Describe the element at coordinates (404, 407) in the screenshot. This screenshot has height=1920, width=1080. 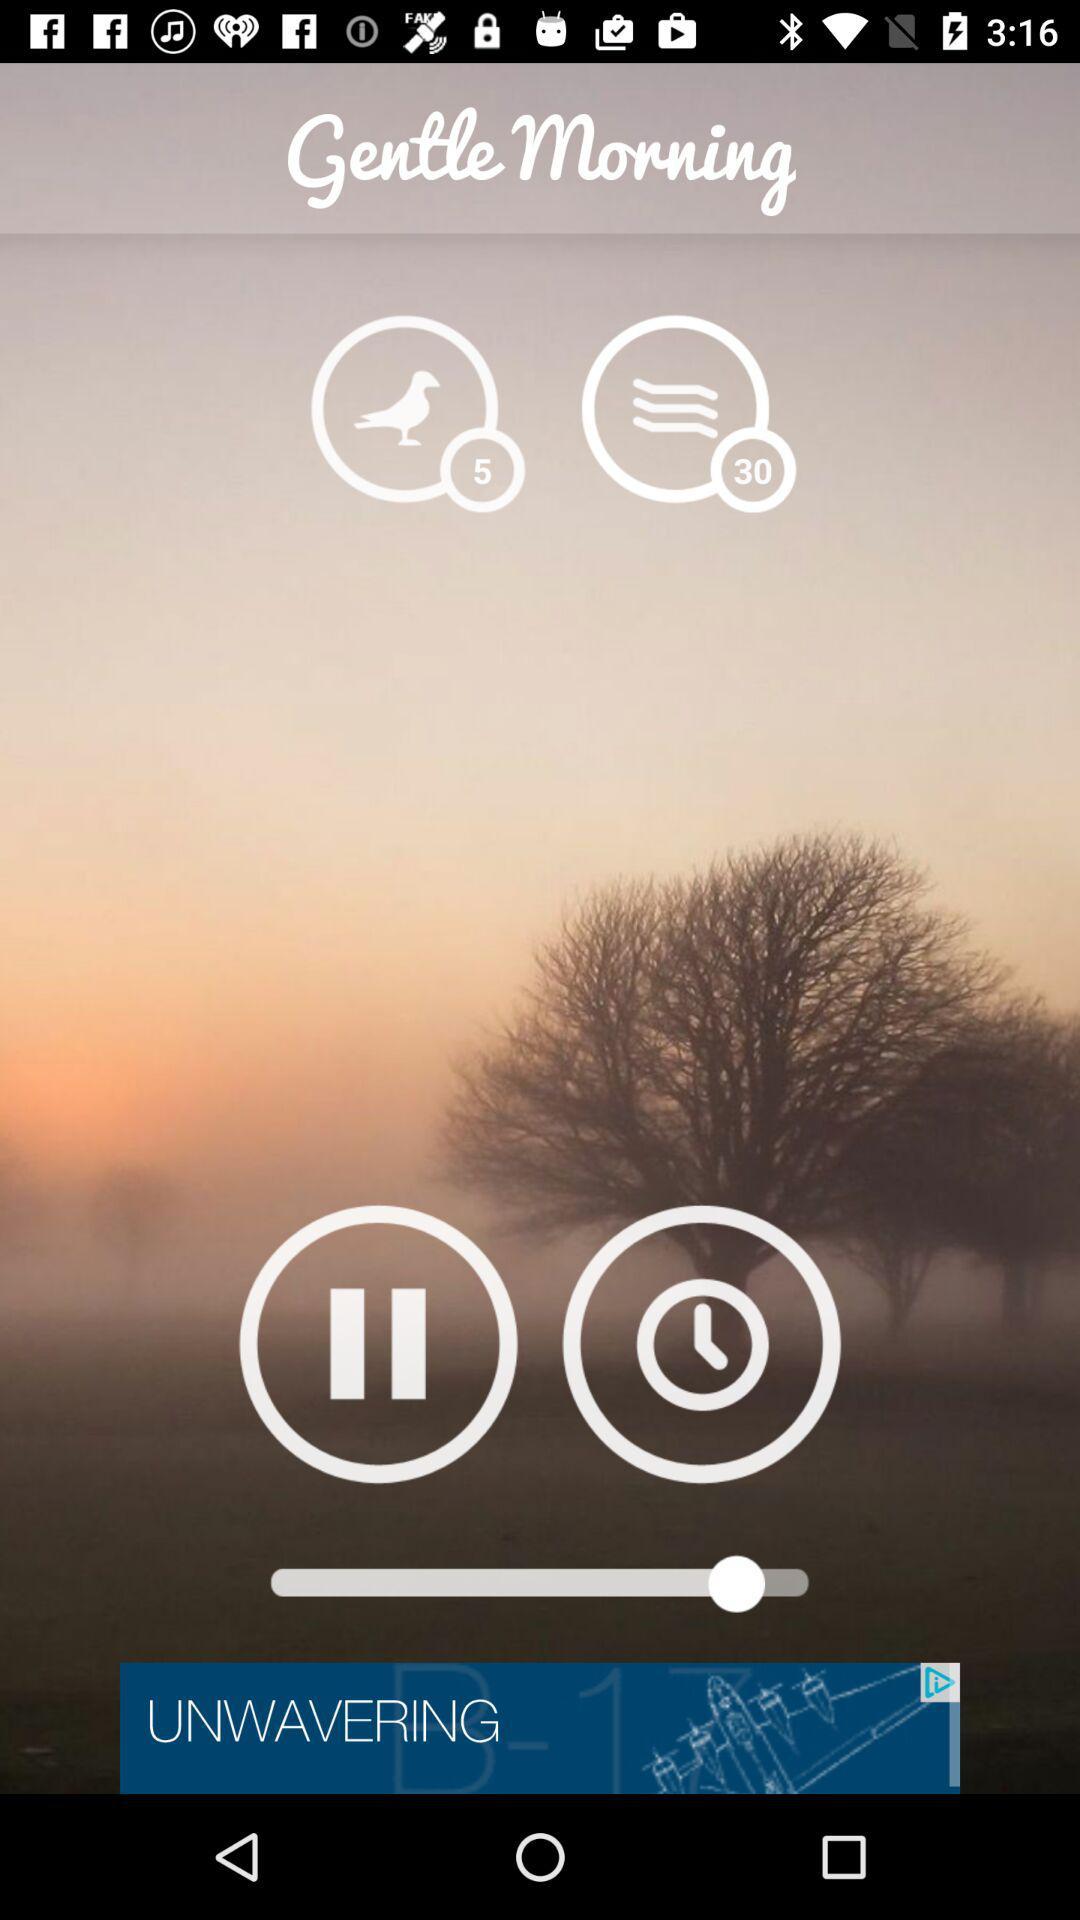
I see `bird sounds` at that location.